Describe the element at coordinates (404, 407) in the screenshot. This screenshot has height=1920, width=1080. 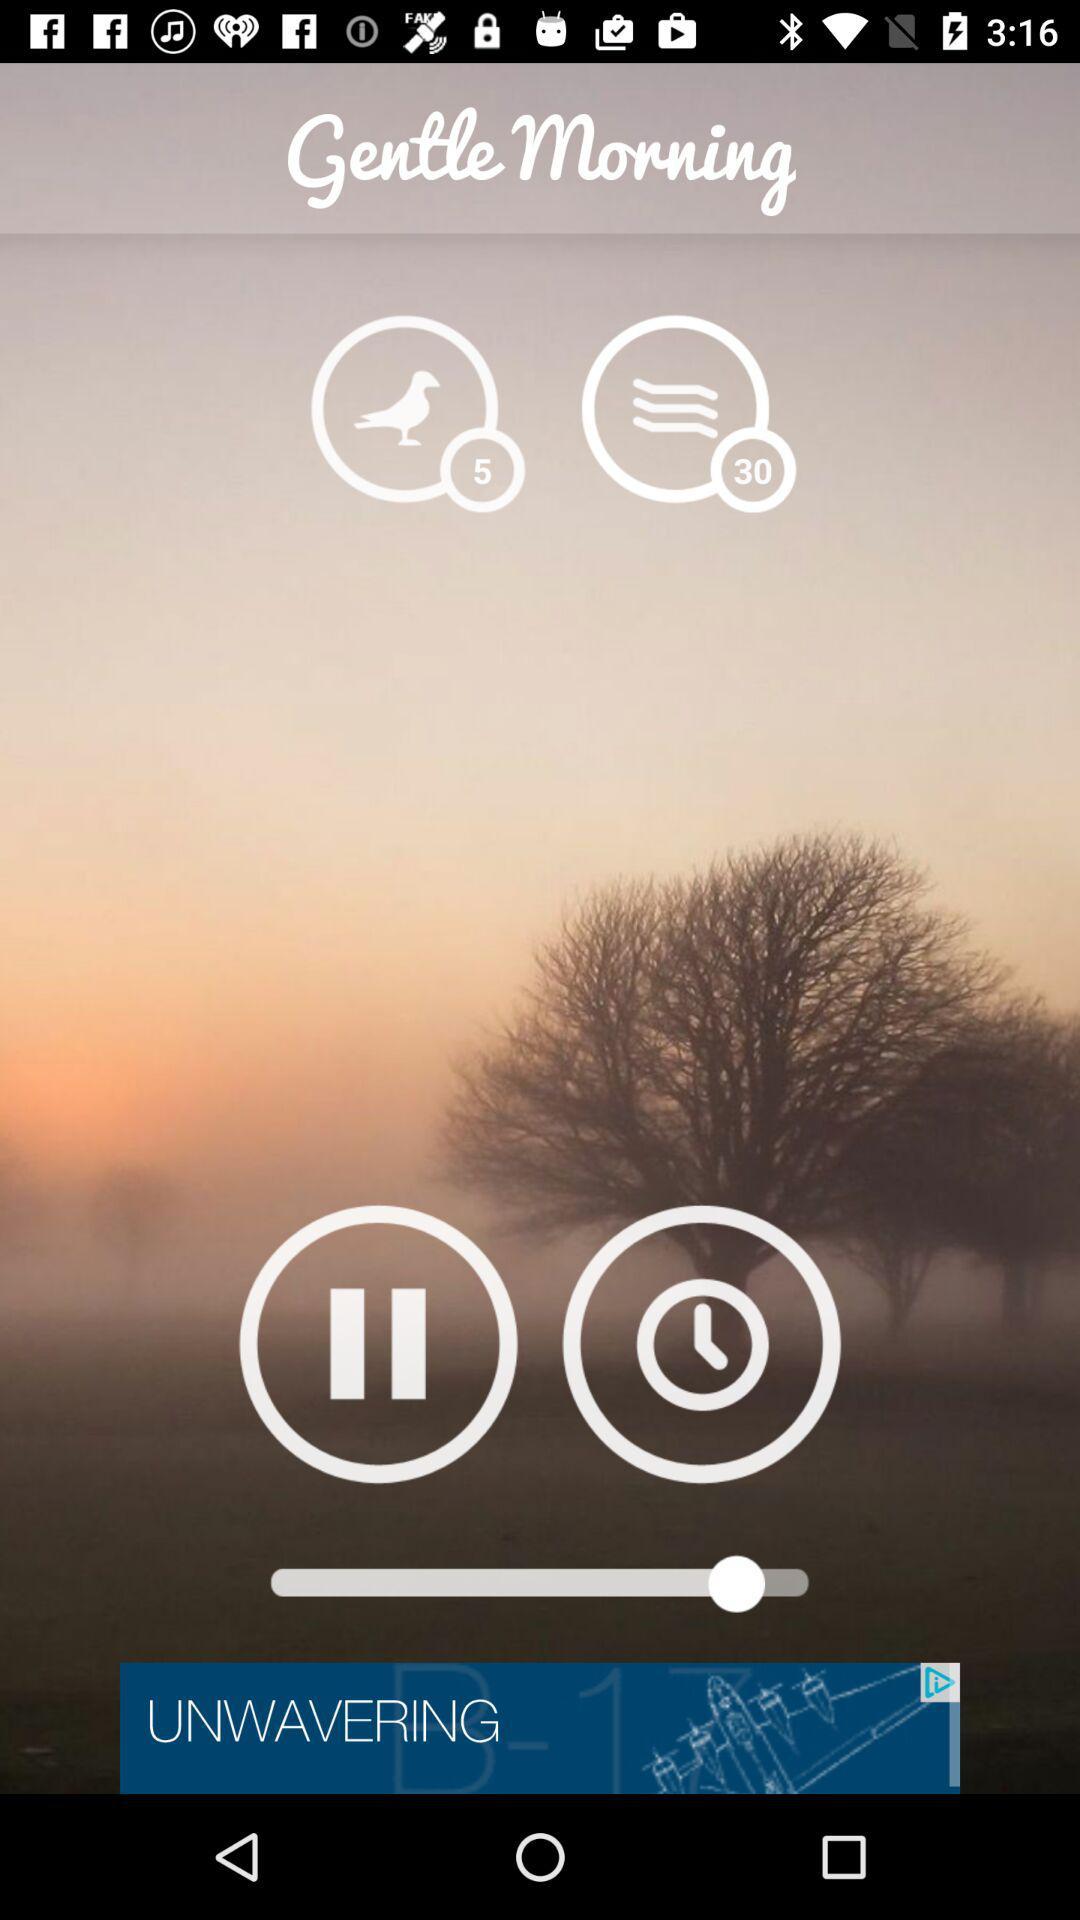
I see `bird sounds` at that location.